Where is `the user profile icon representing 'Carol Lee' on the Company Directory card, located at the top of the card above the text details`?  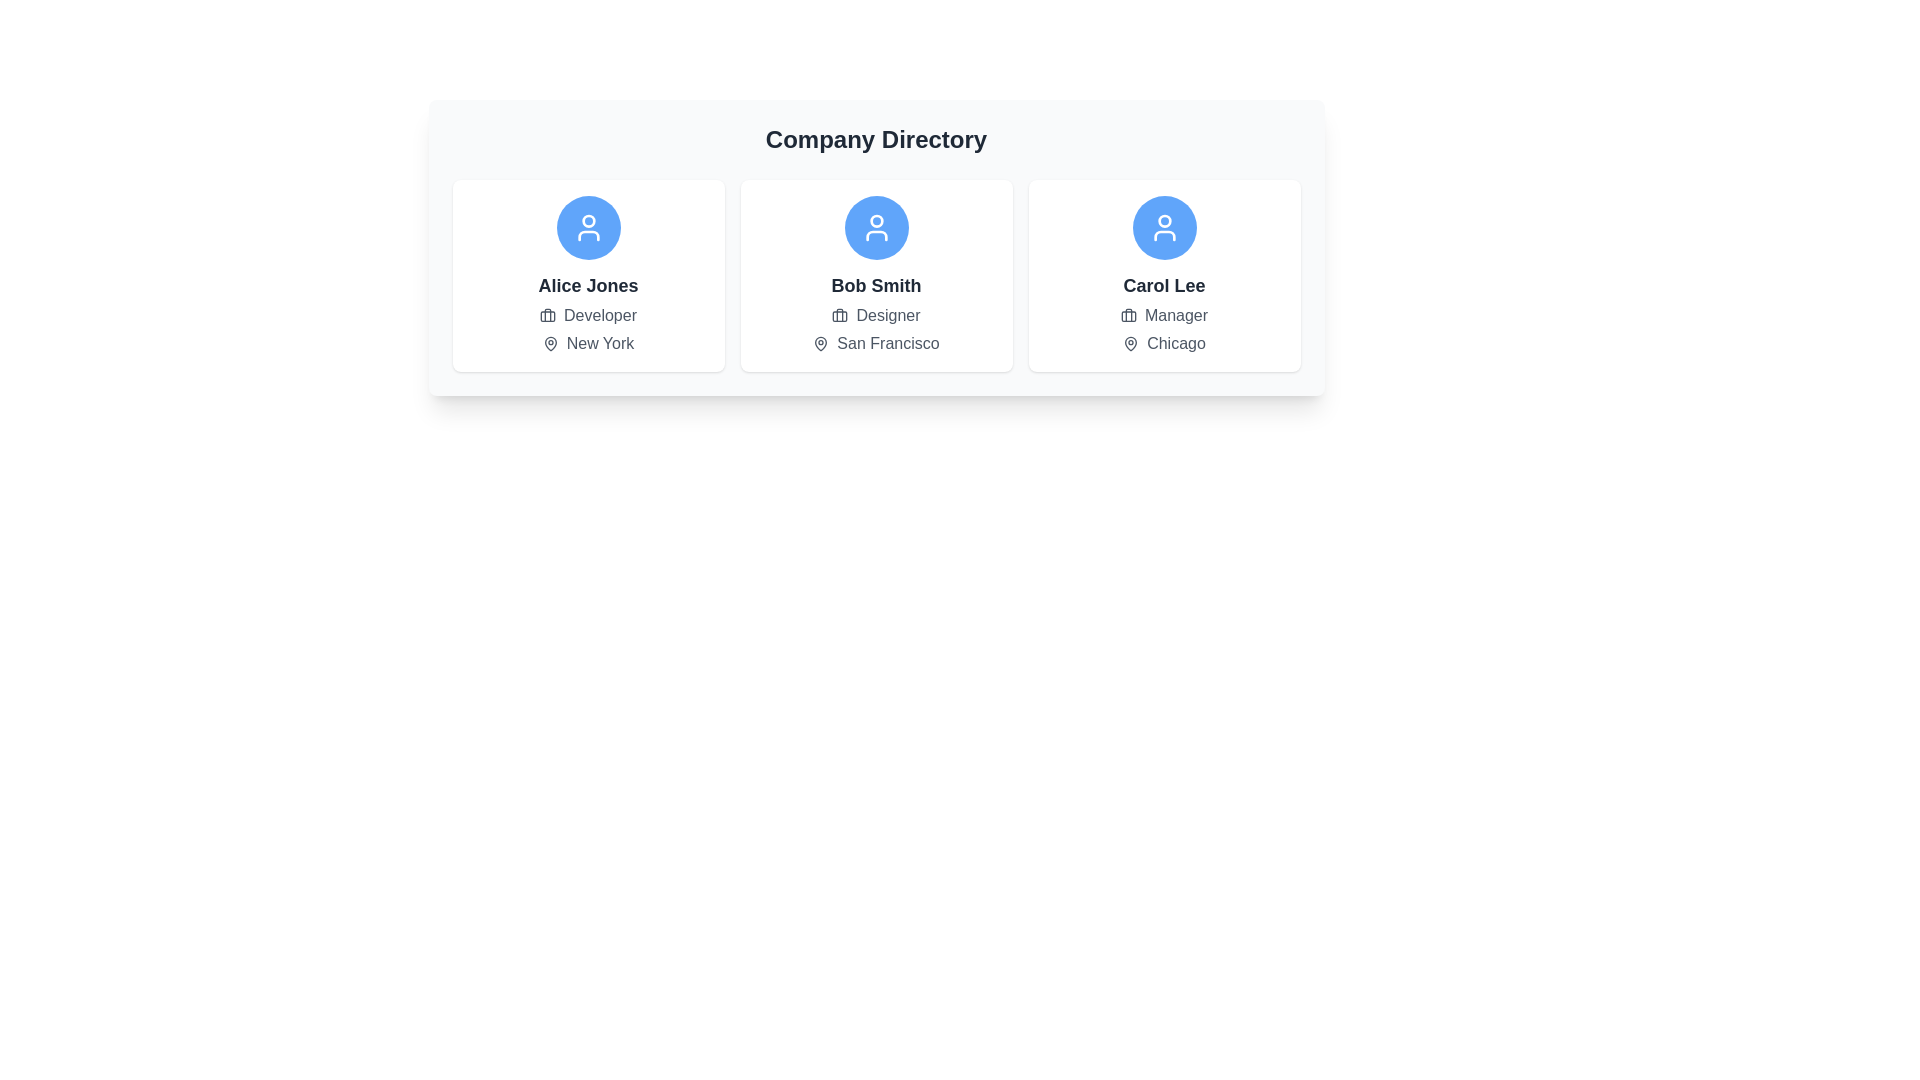 the user profile icon representing 'Carol Lee' on the Company Directory card, located at the top of the card above the text details is located at coordinates (1164, 226).